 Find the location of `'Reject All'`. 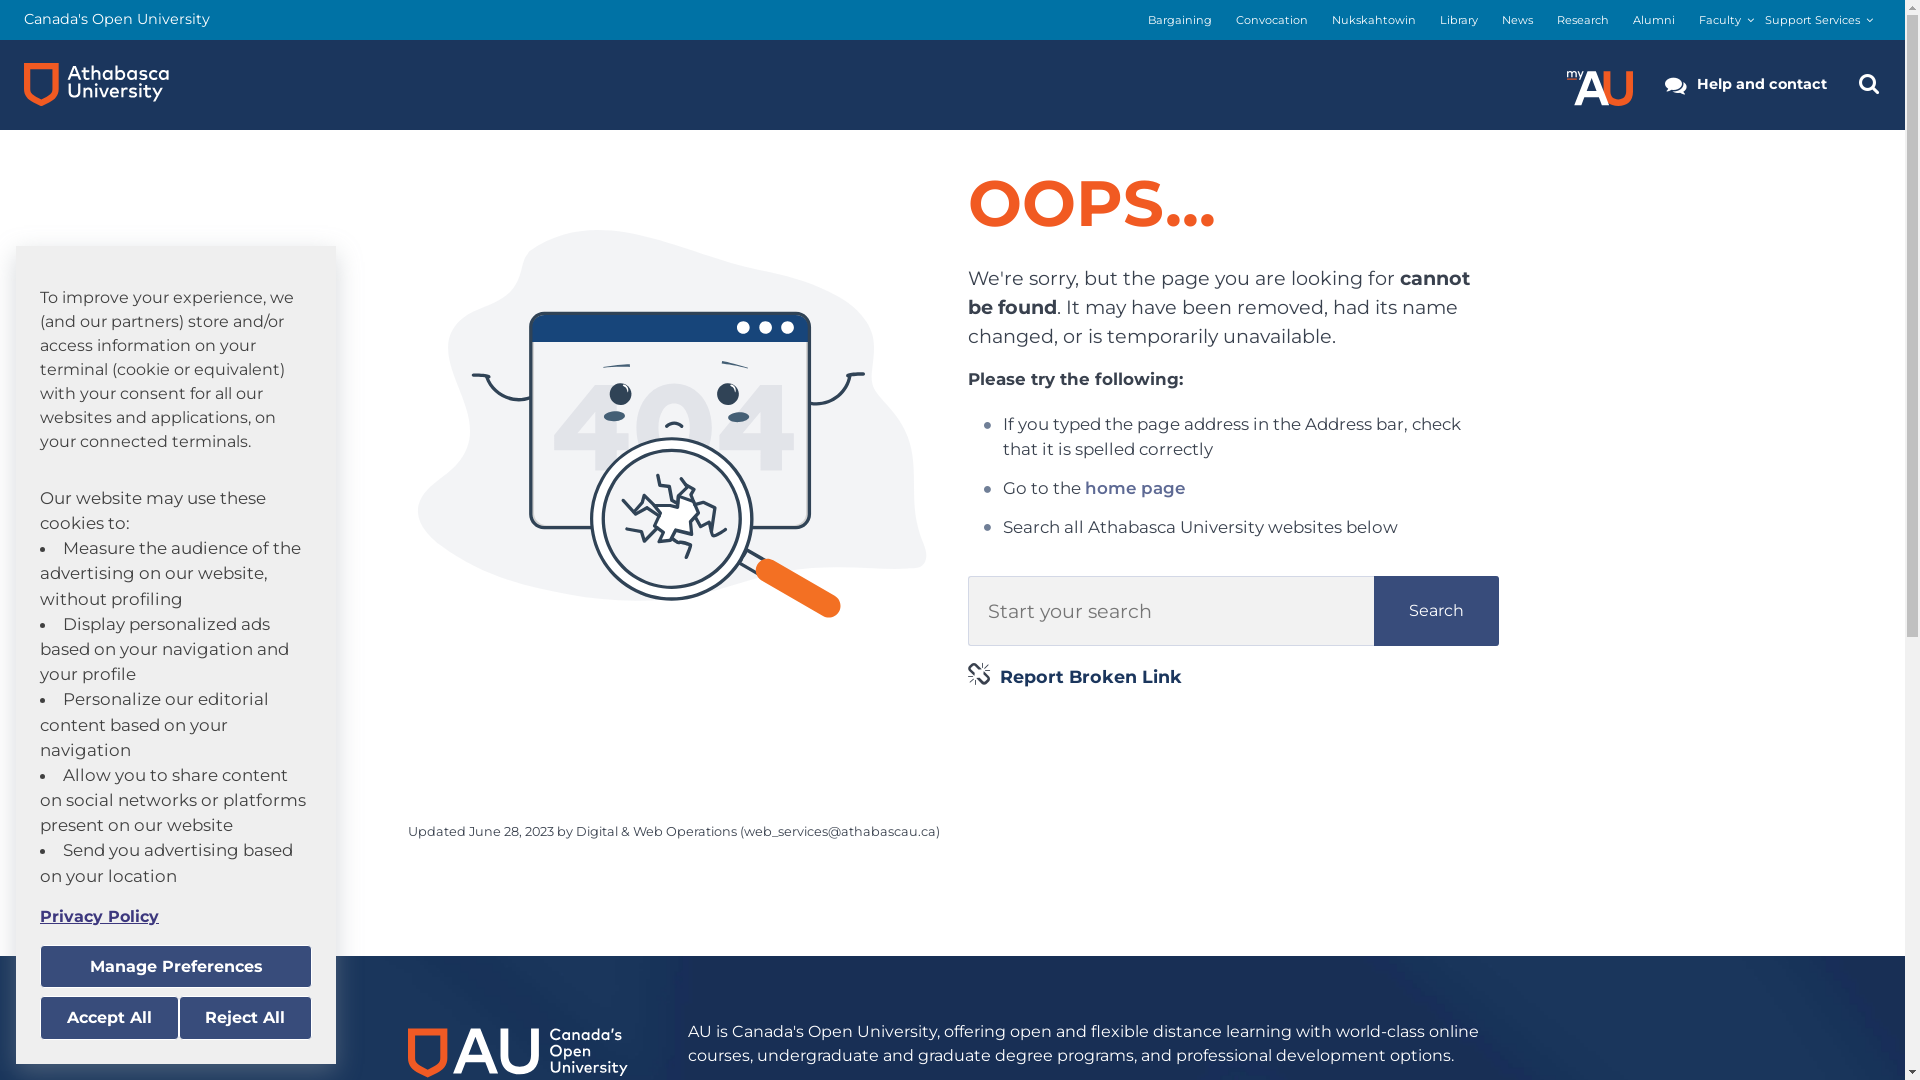

'Reject All' is located at coordinates (177, 1018).